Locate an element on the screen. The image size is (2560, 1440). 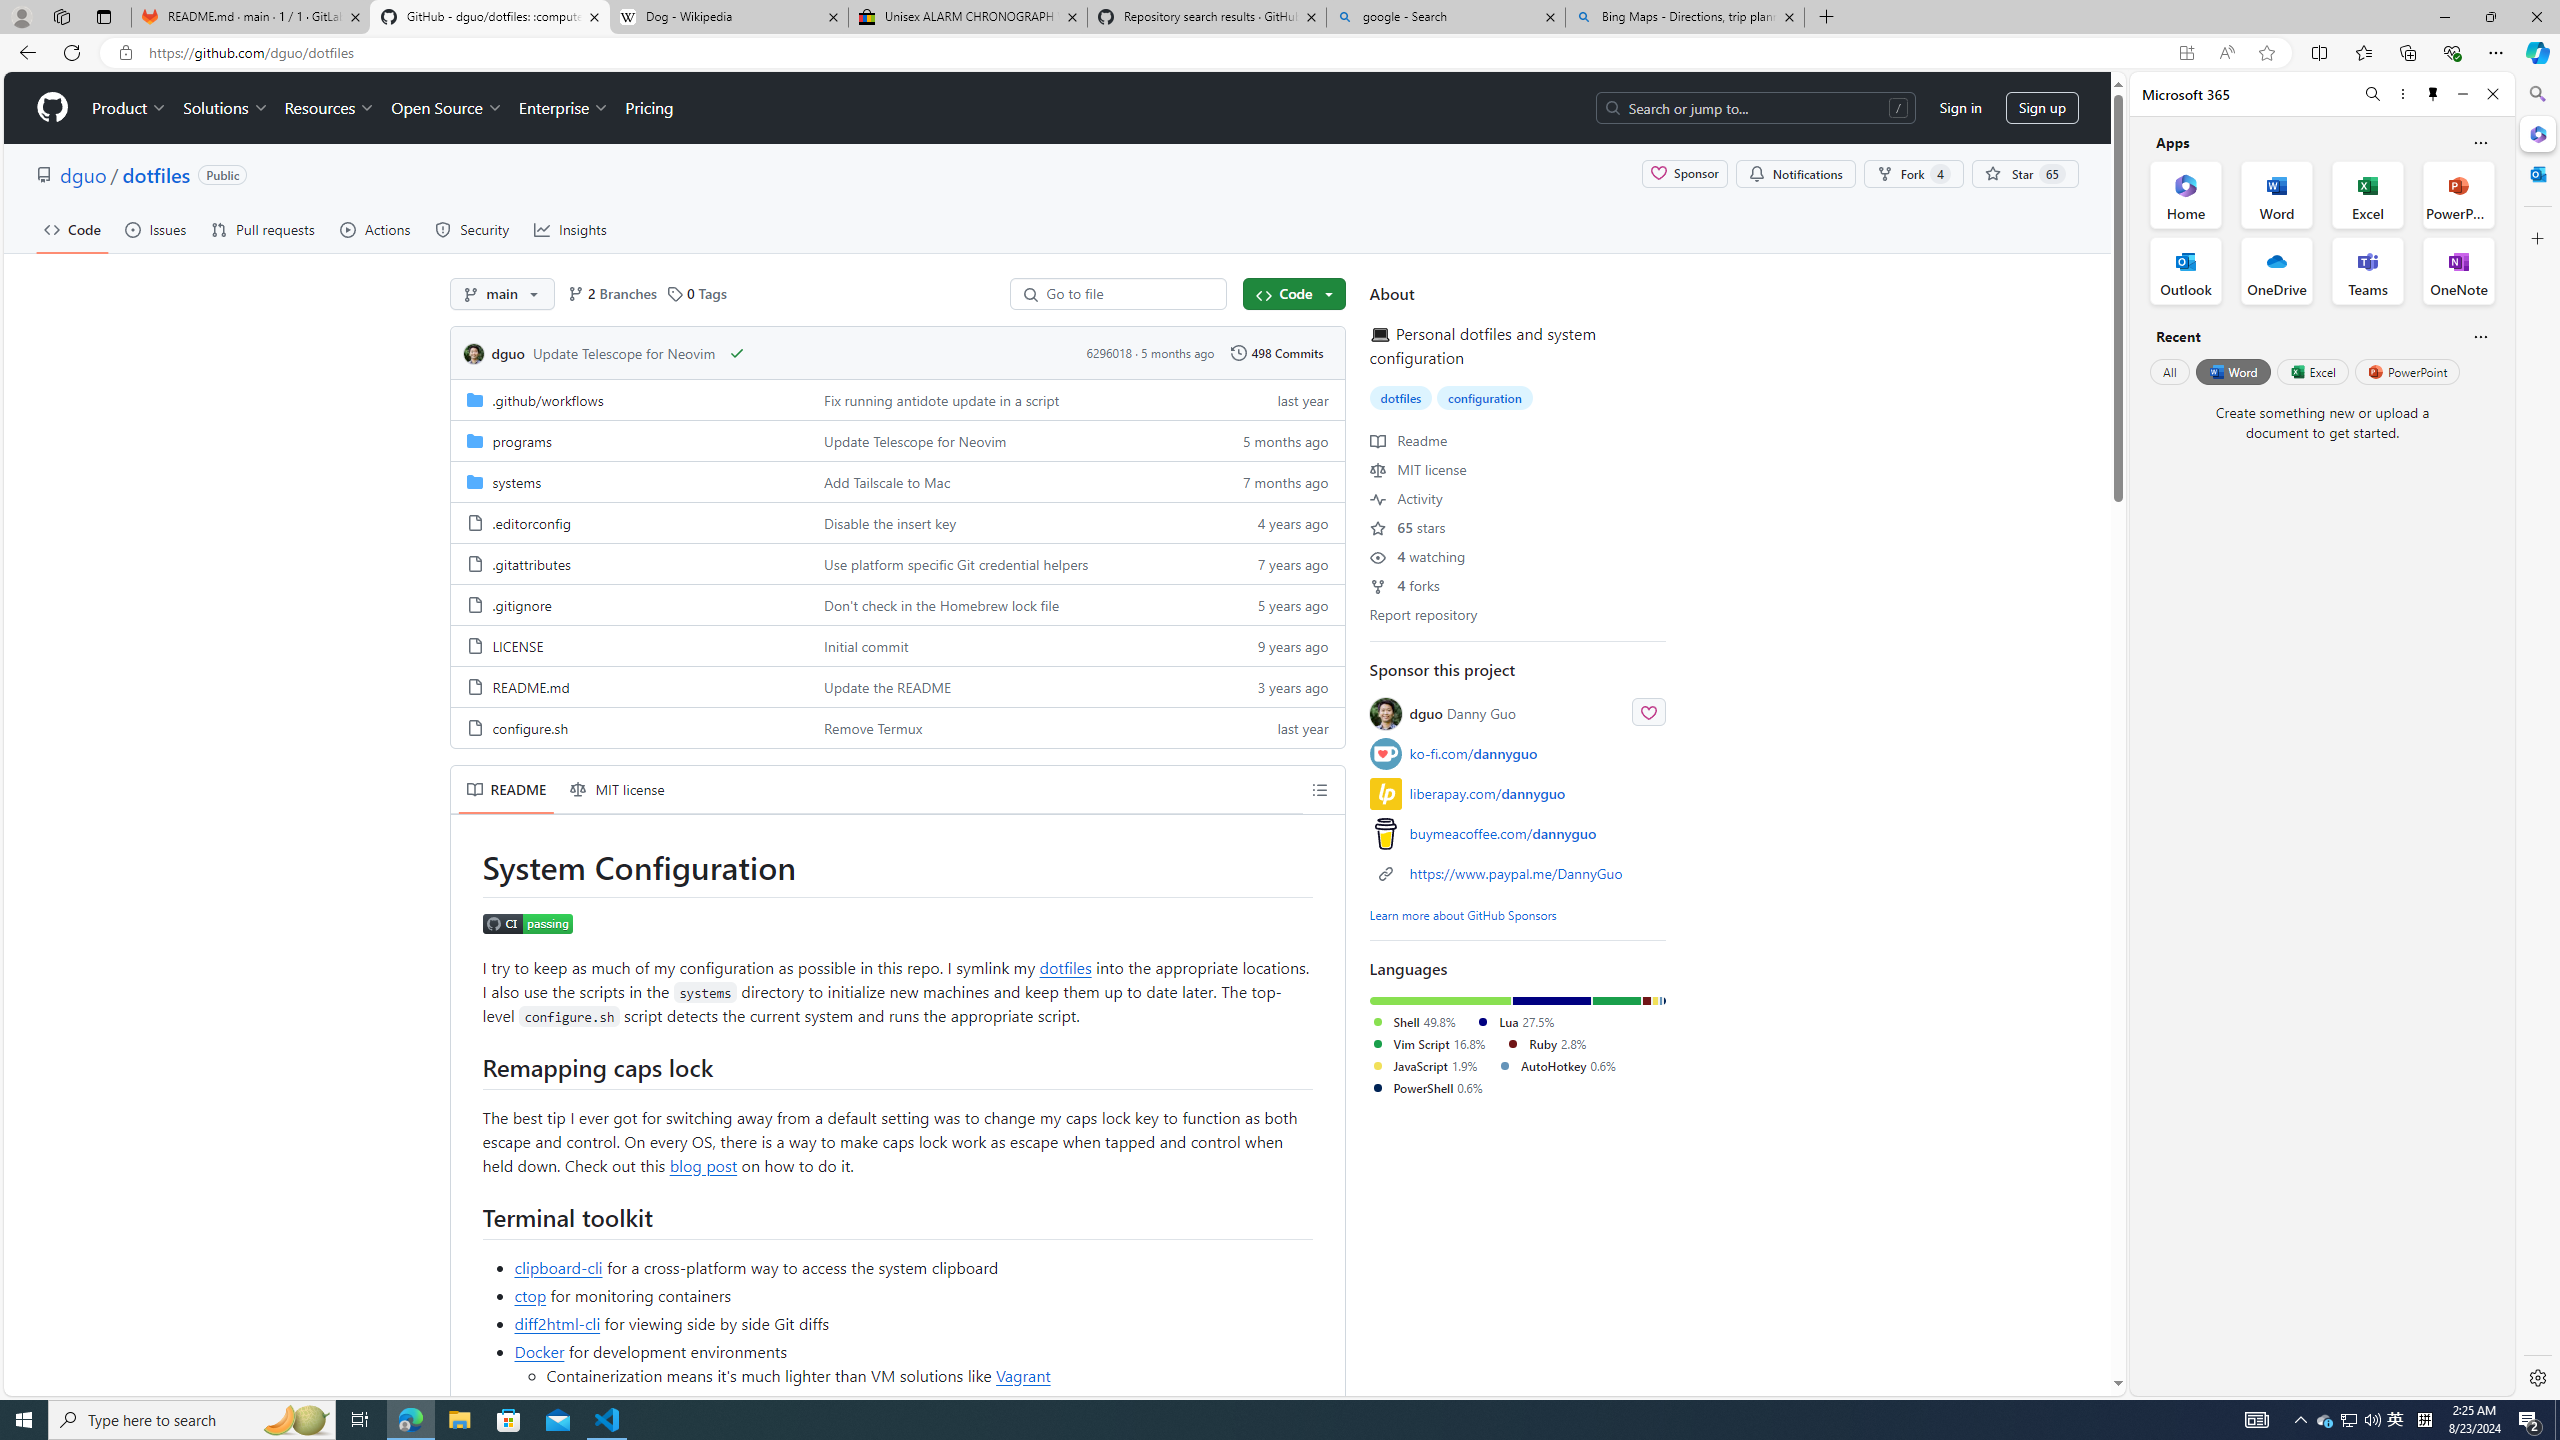
'programs, (Directory)' is located at coordinates (628, 440).